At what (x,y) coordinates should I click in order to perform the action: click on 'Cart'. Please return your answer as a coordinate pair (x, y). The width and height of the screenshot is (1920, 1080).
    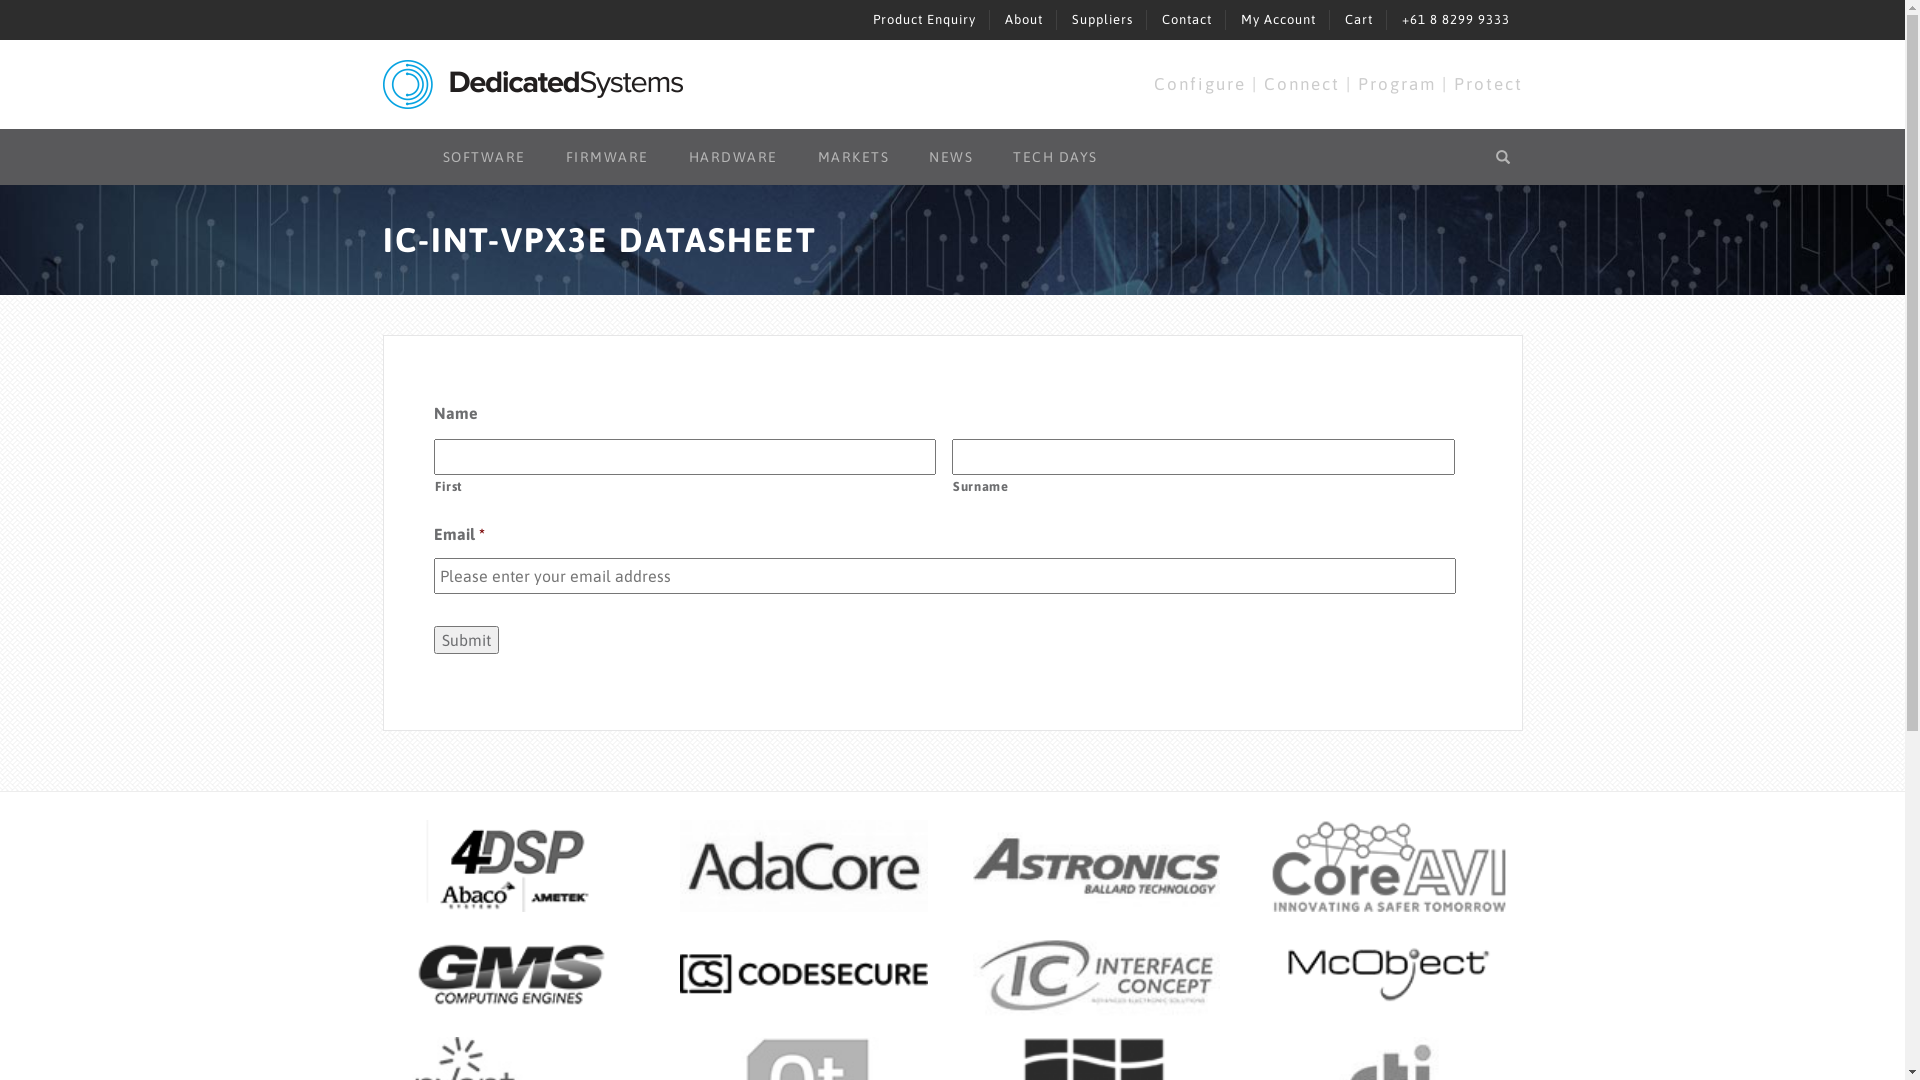
    Looking at the image, I should click on (1358, 19).